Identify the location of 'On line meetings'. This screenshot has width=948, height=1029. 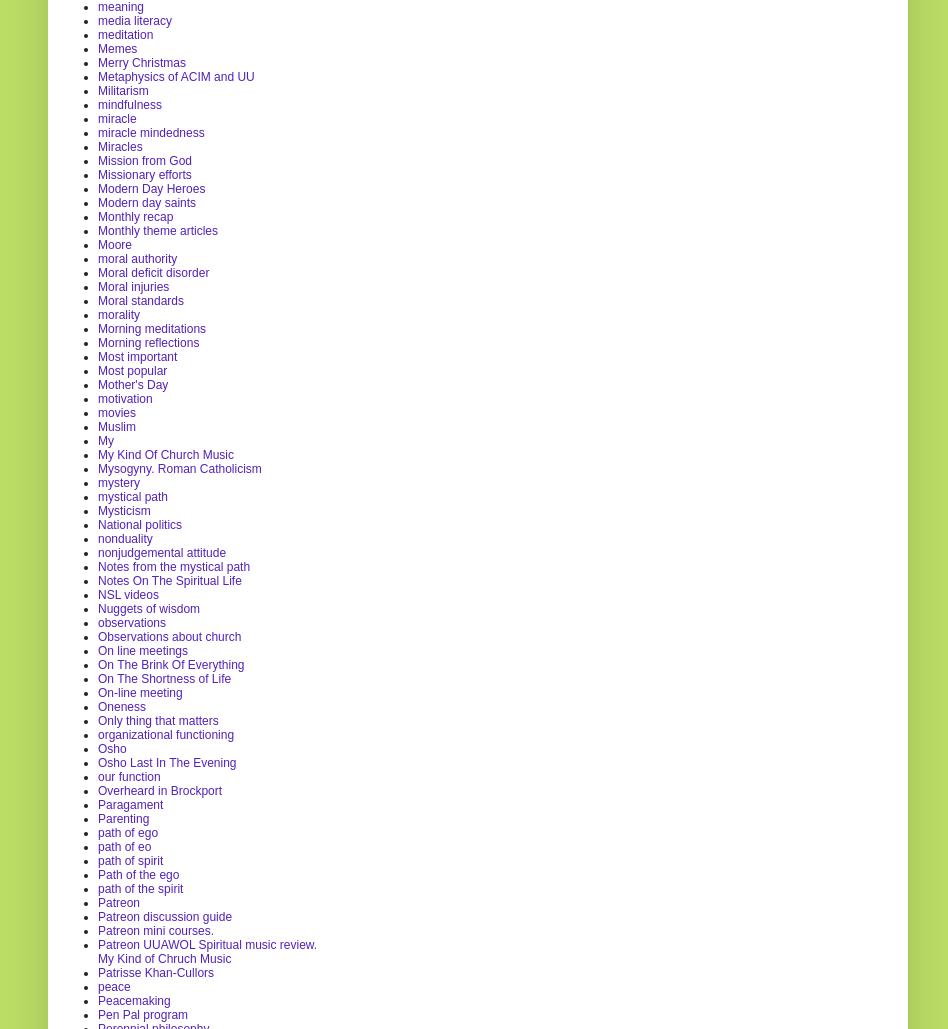
(141, 650).